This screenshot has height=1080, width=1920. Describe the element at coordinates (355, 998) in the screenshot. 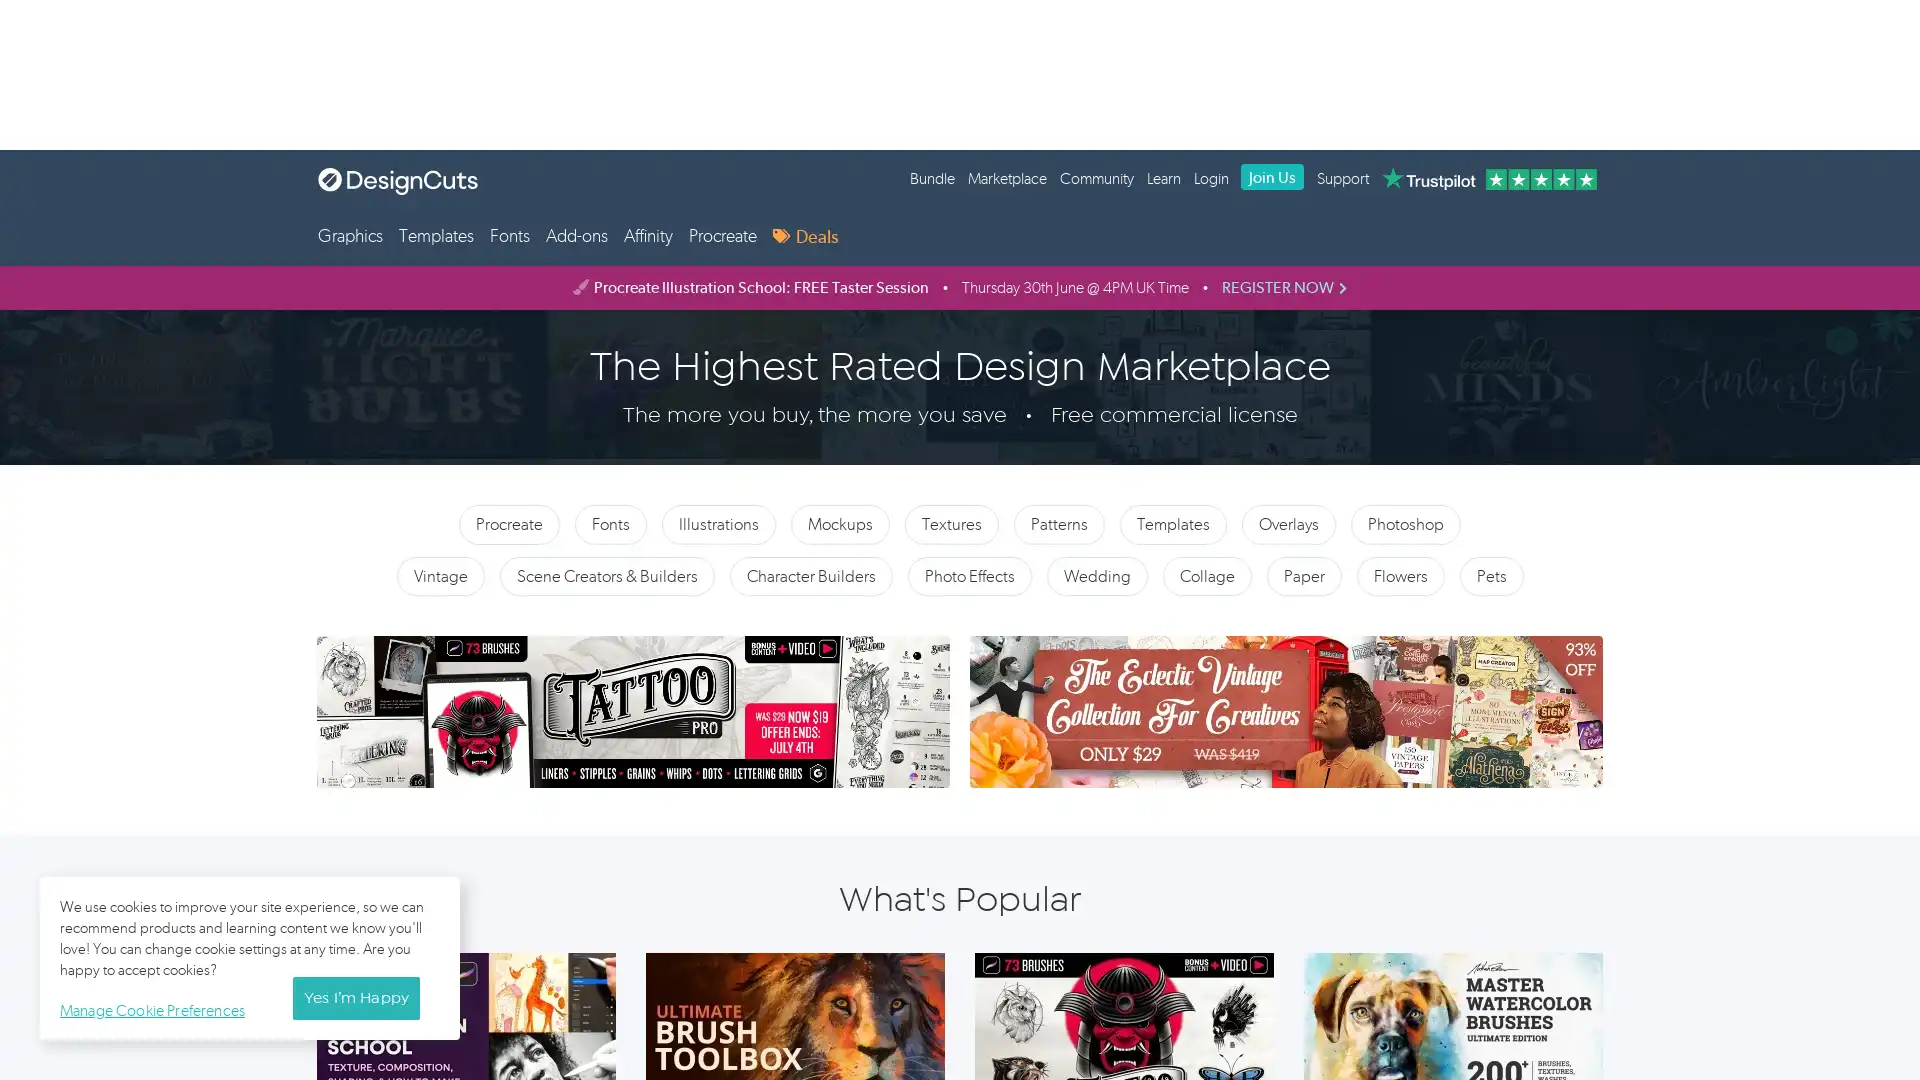

I see `Yes Im Happy` at that location.